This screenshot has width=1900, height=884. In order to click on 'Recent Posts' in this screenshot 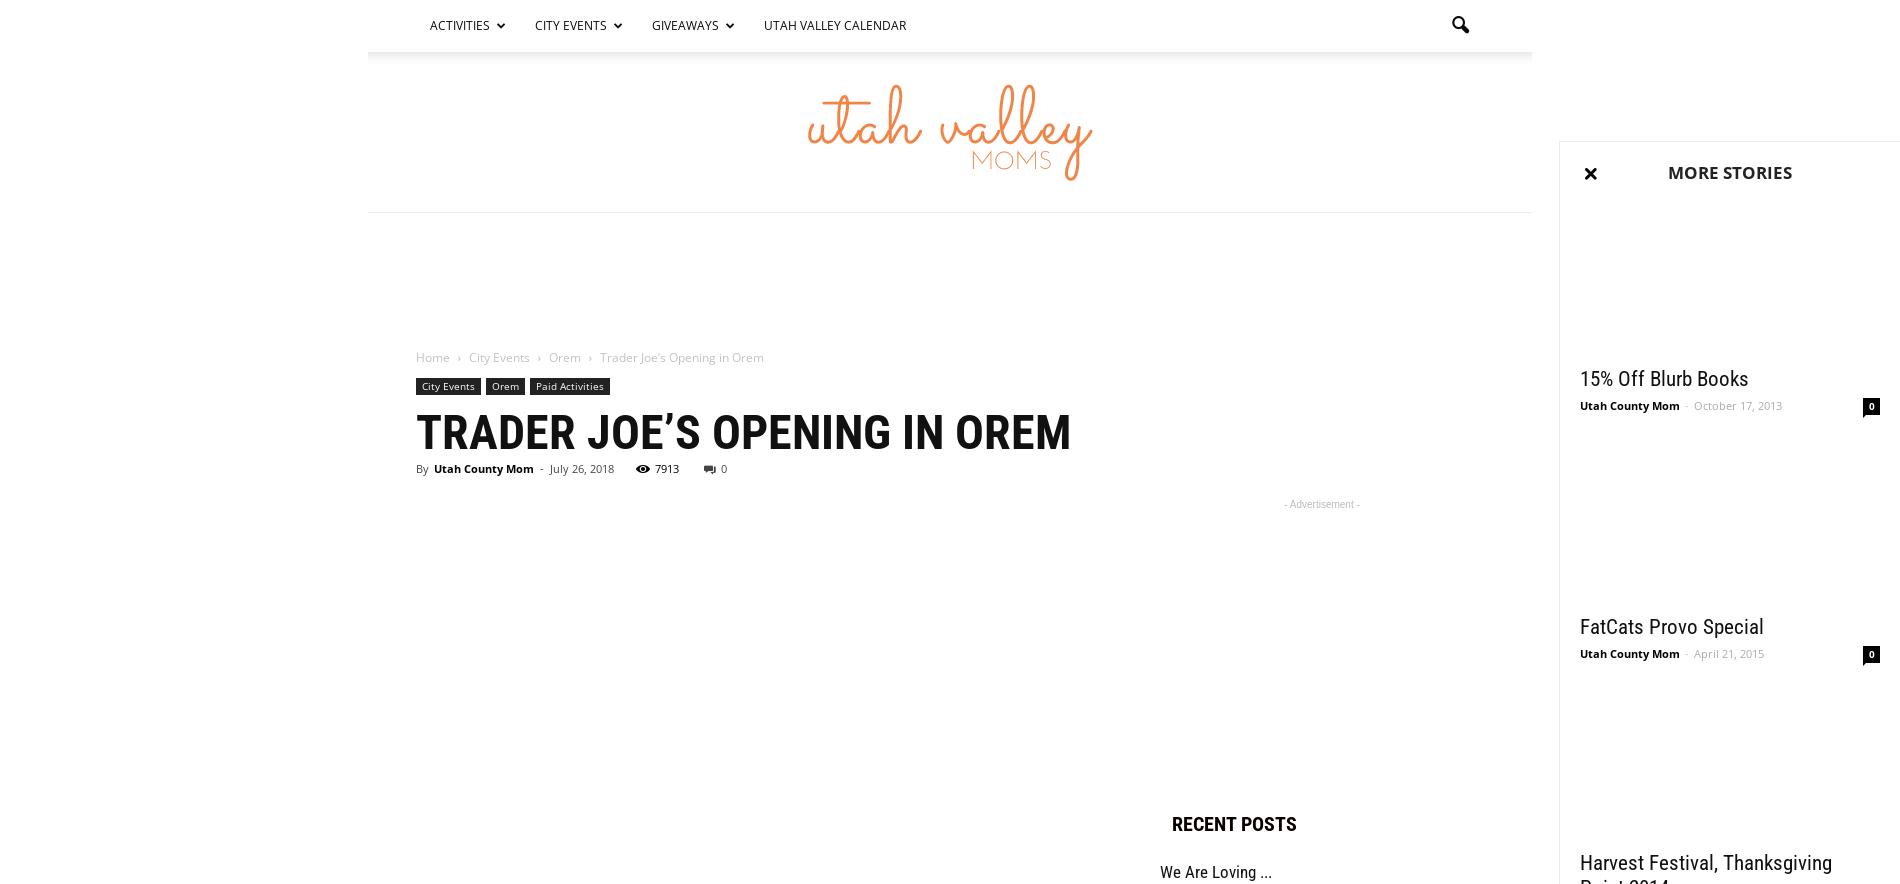, I will do `click(1233, 823)`.